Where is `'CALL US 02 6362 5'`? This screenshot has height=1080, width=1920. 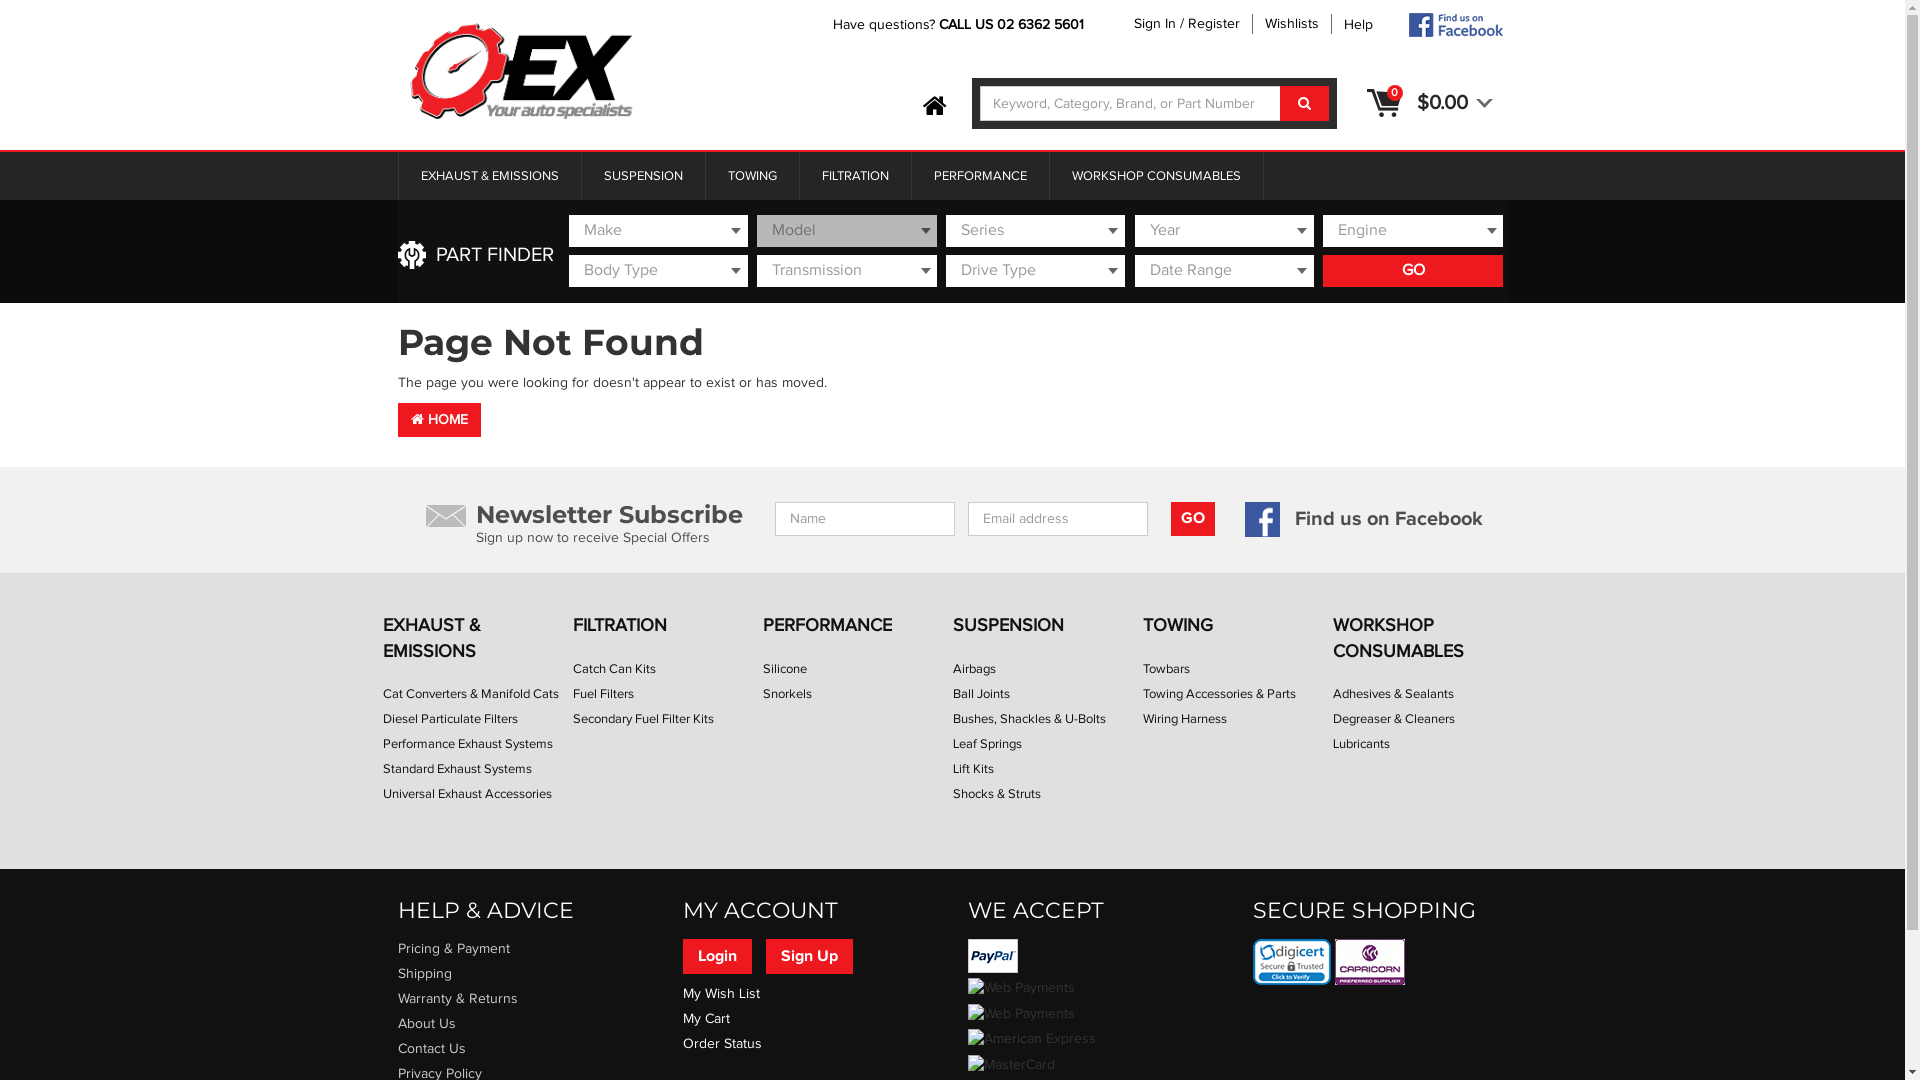
'CALL US 02 6362 5' is located at coordinates (999, 24).